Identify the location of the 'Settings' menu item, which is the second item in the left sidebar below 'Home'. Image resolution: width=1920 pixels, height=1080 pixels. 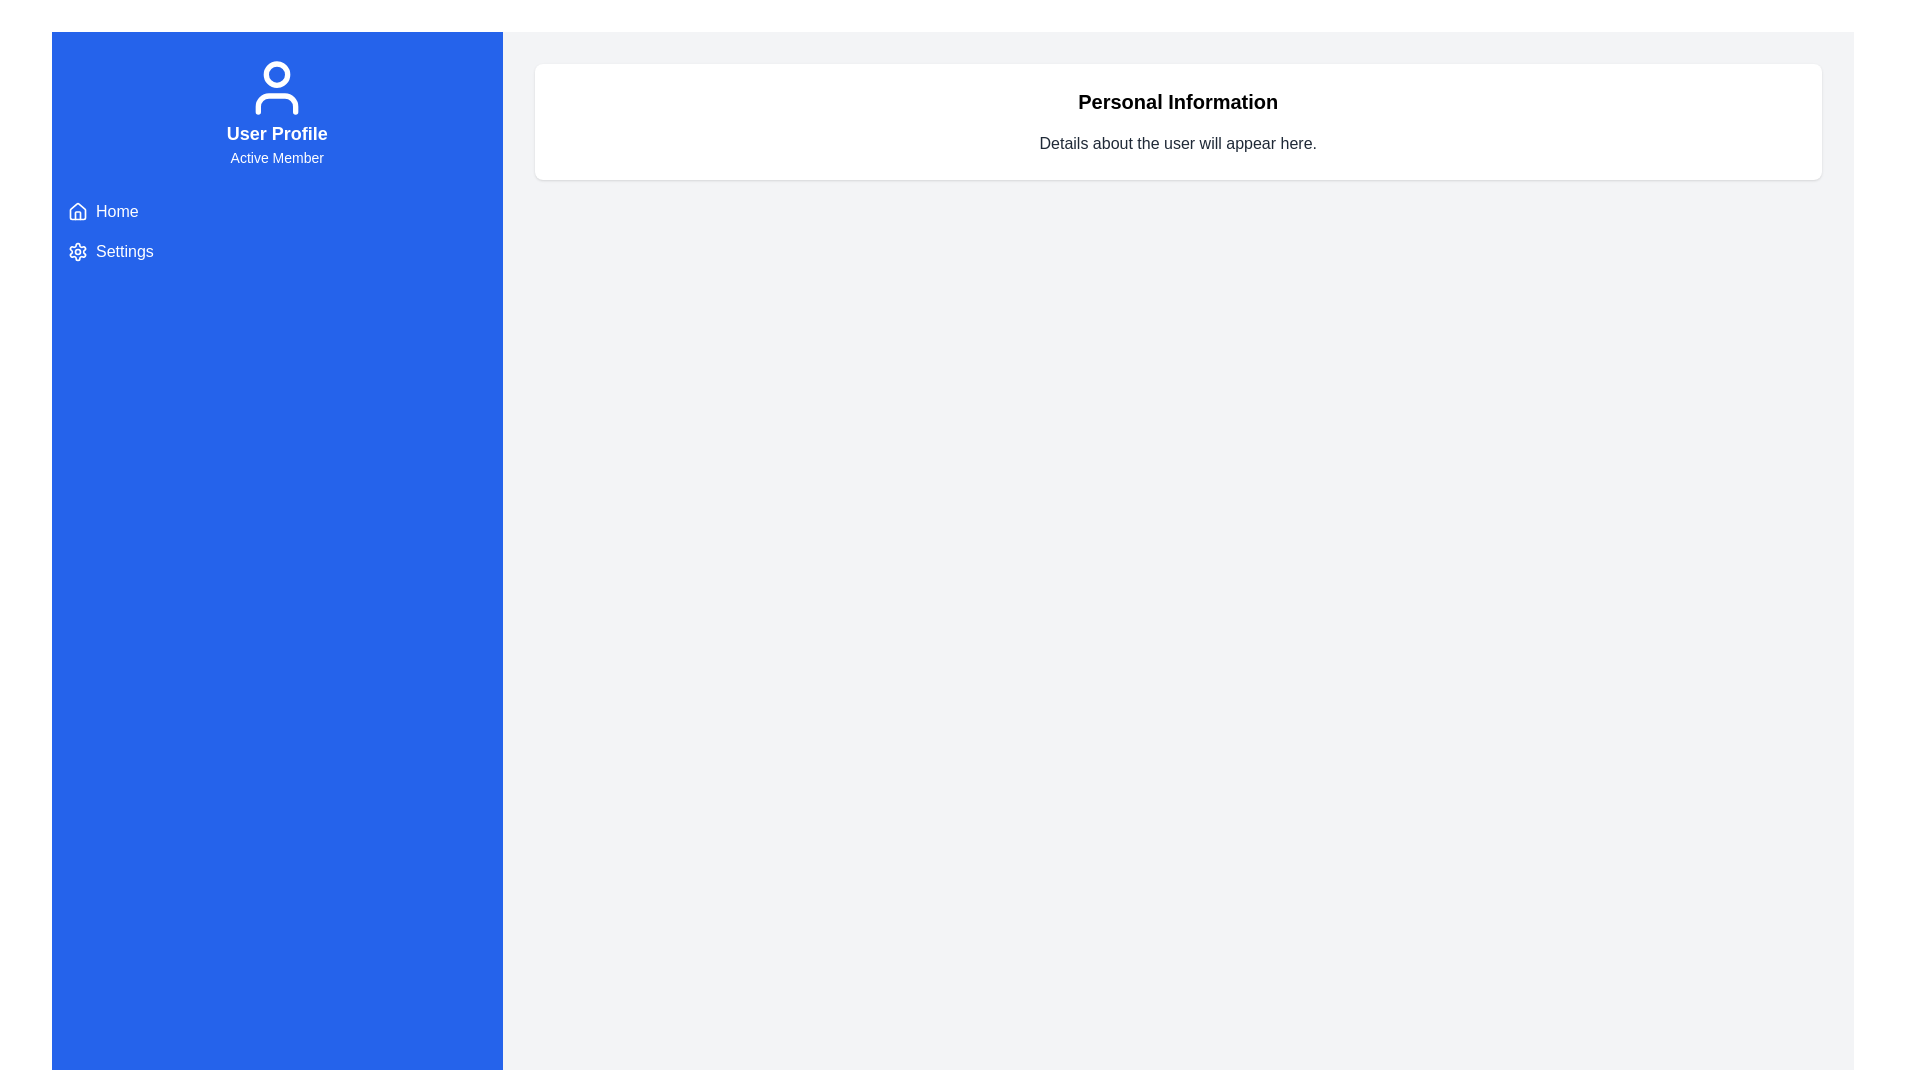
(276, 250).